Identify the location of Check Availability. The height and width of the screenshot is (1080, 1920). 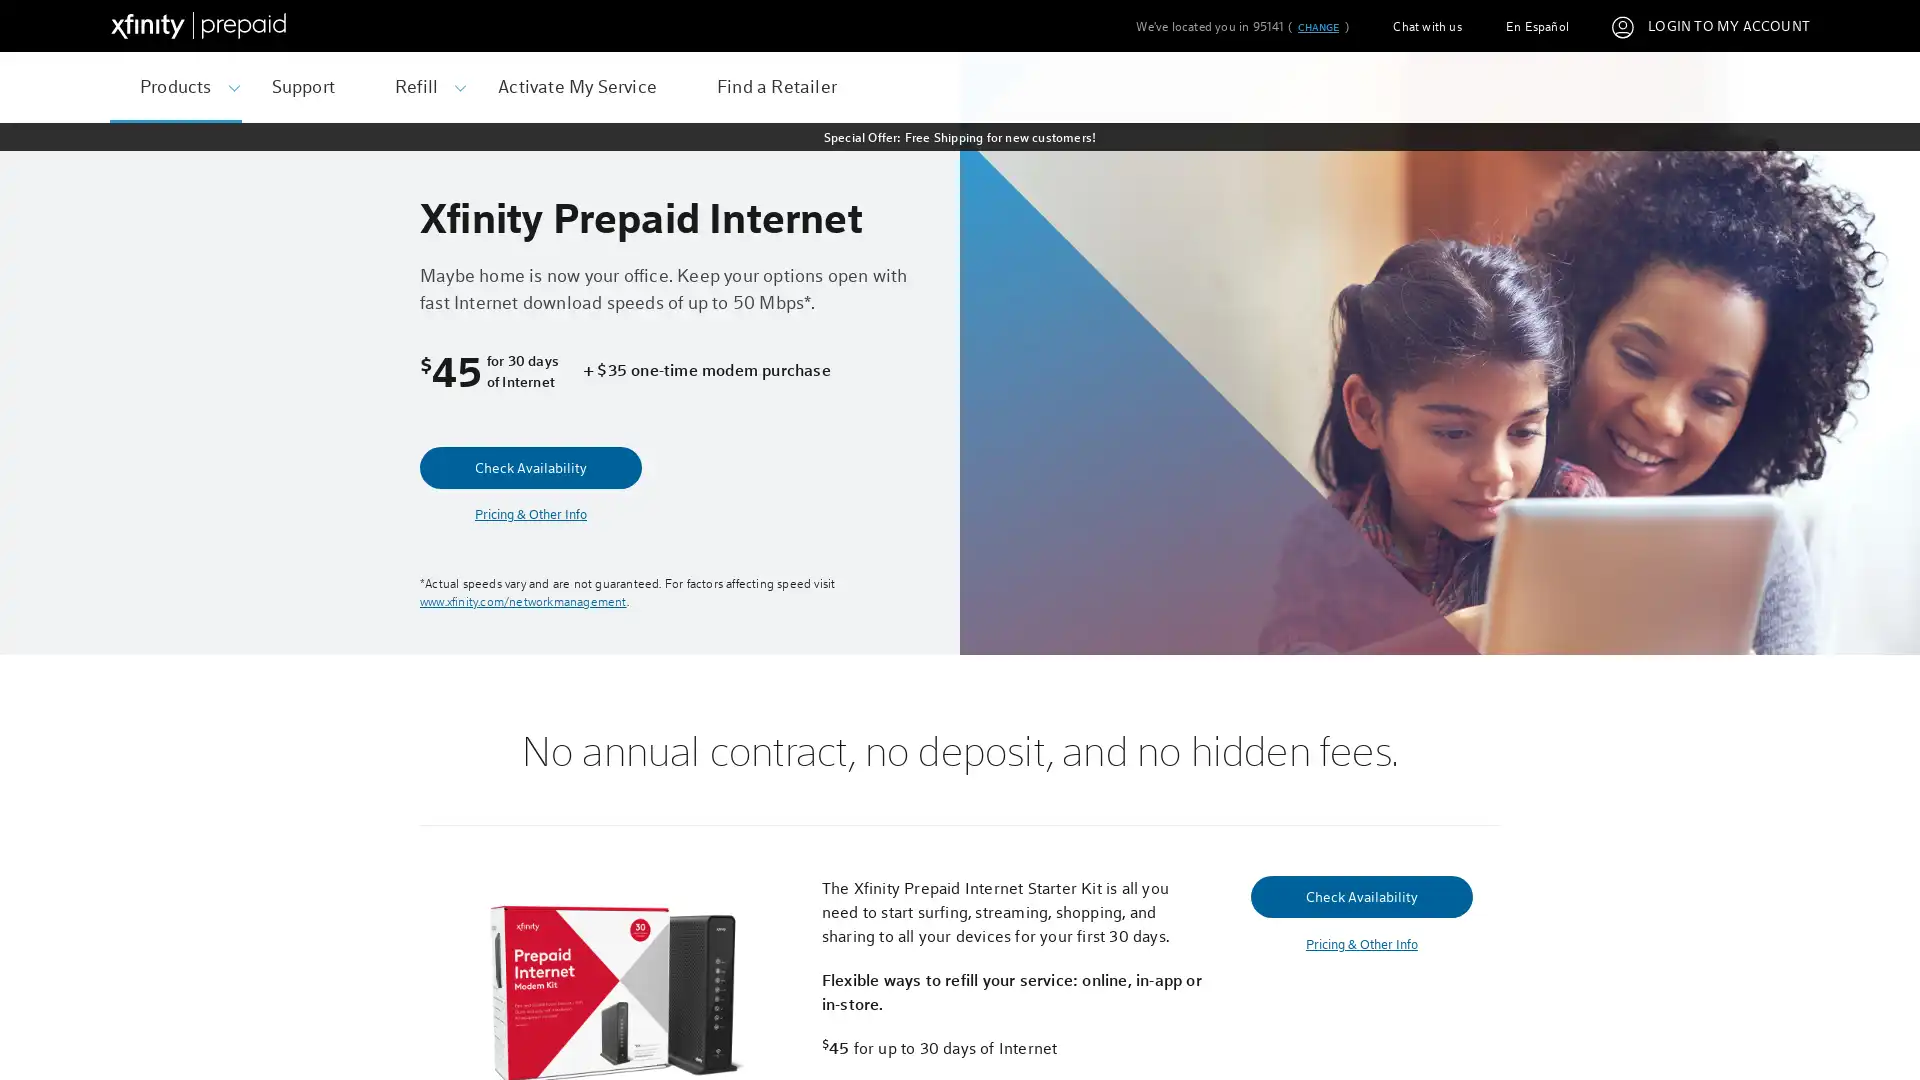
(1360, 894).